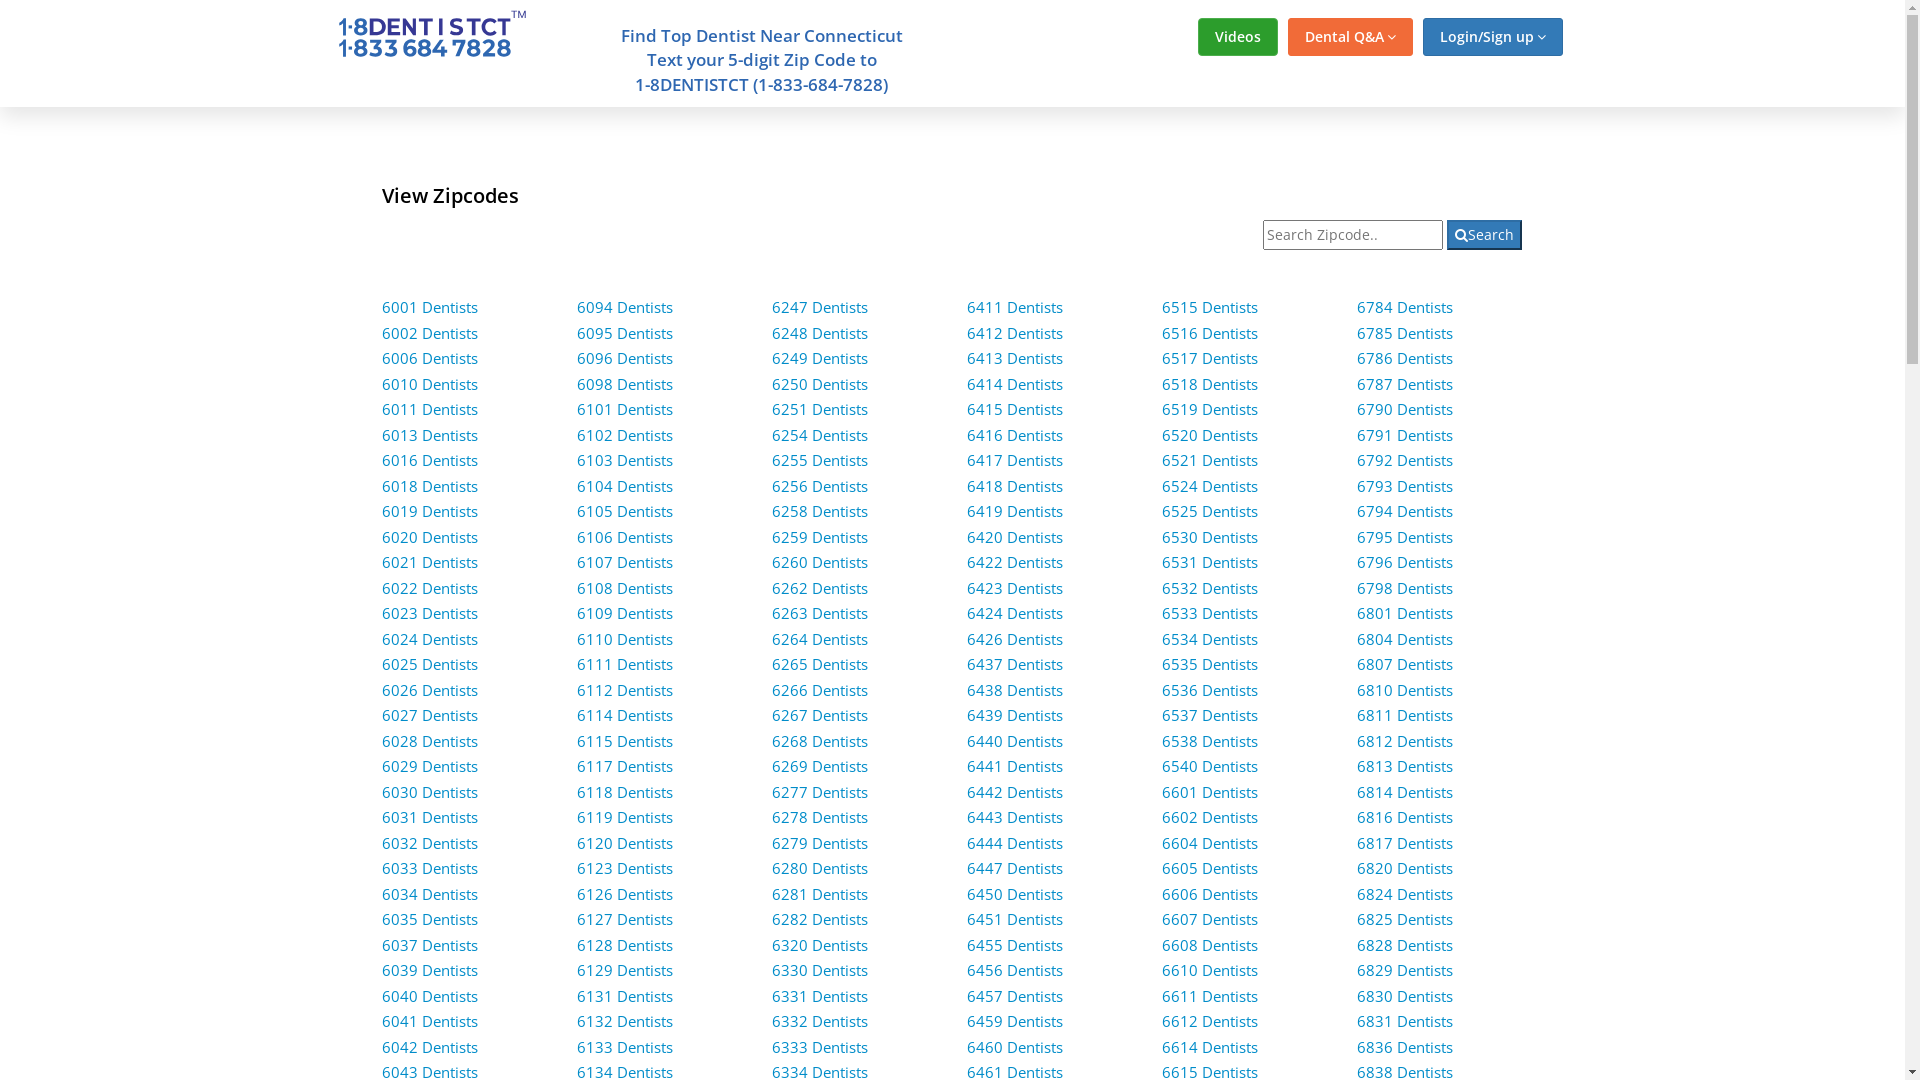 Image resolution: width=1920 pixels, height=1080 pixels. I want to click on '6110 Dentists', so click(575, 639).